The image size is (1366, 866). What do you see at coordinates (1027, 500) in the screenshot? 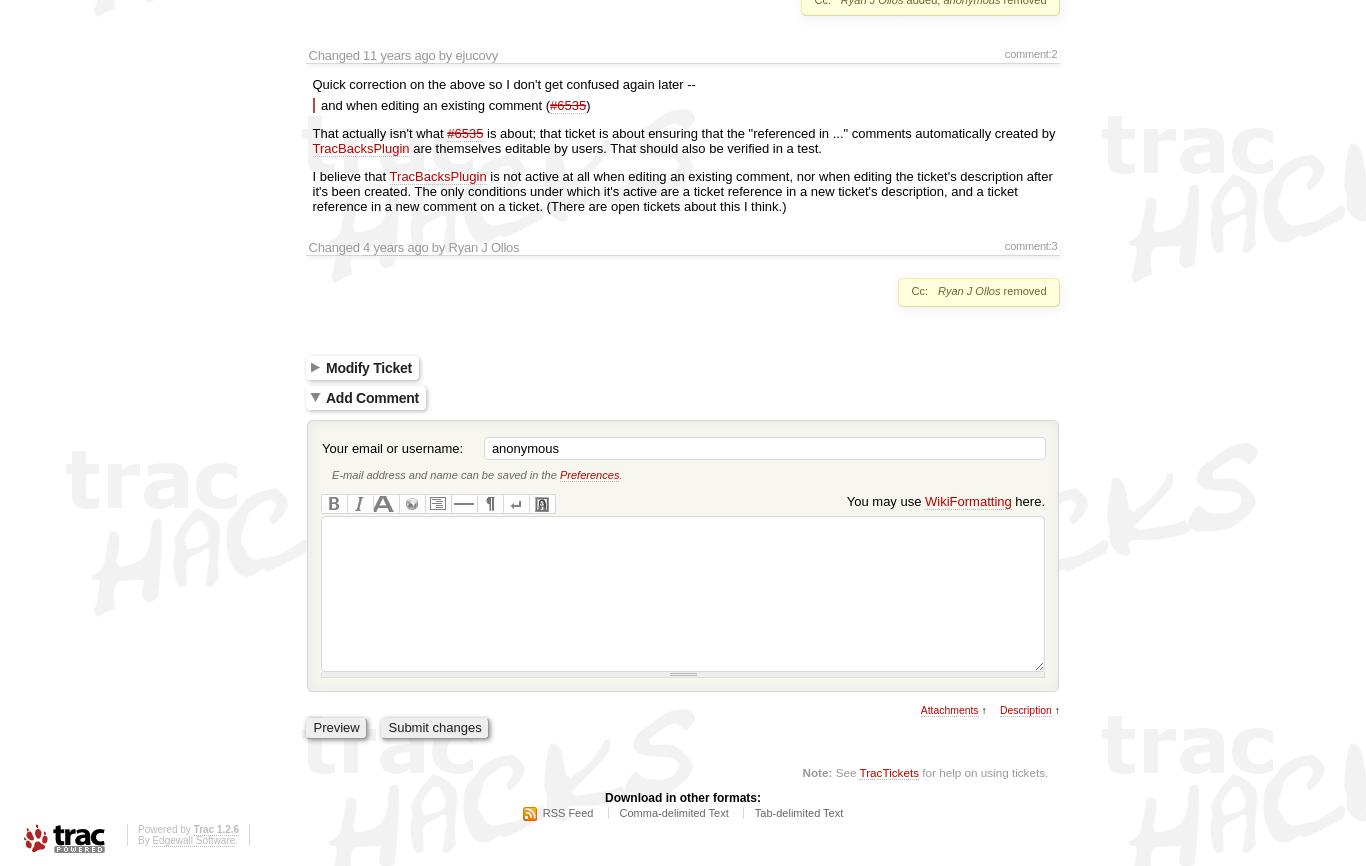
I see `'here.'` at bounding box center [1027, 500].